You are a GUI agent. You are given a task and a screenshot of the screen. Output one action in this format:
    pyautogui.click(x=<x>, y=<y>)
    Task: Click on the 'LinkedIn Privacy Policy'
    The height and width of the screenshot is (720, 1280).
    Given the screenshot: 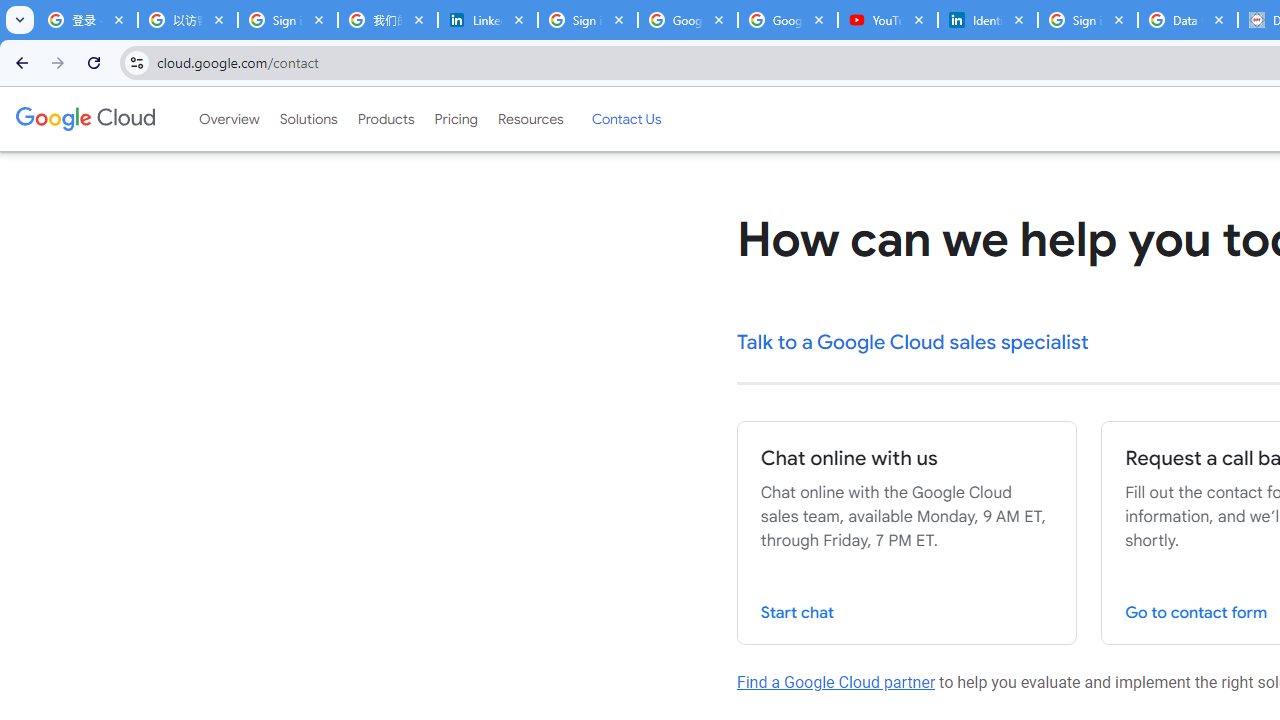 What is the action you would take?
    pyautogui.click(x=487, y=20)
    